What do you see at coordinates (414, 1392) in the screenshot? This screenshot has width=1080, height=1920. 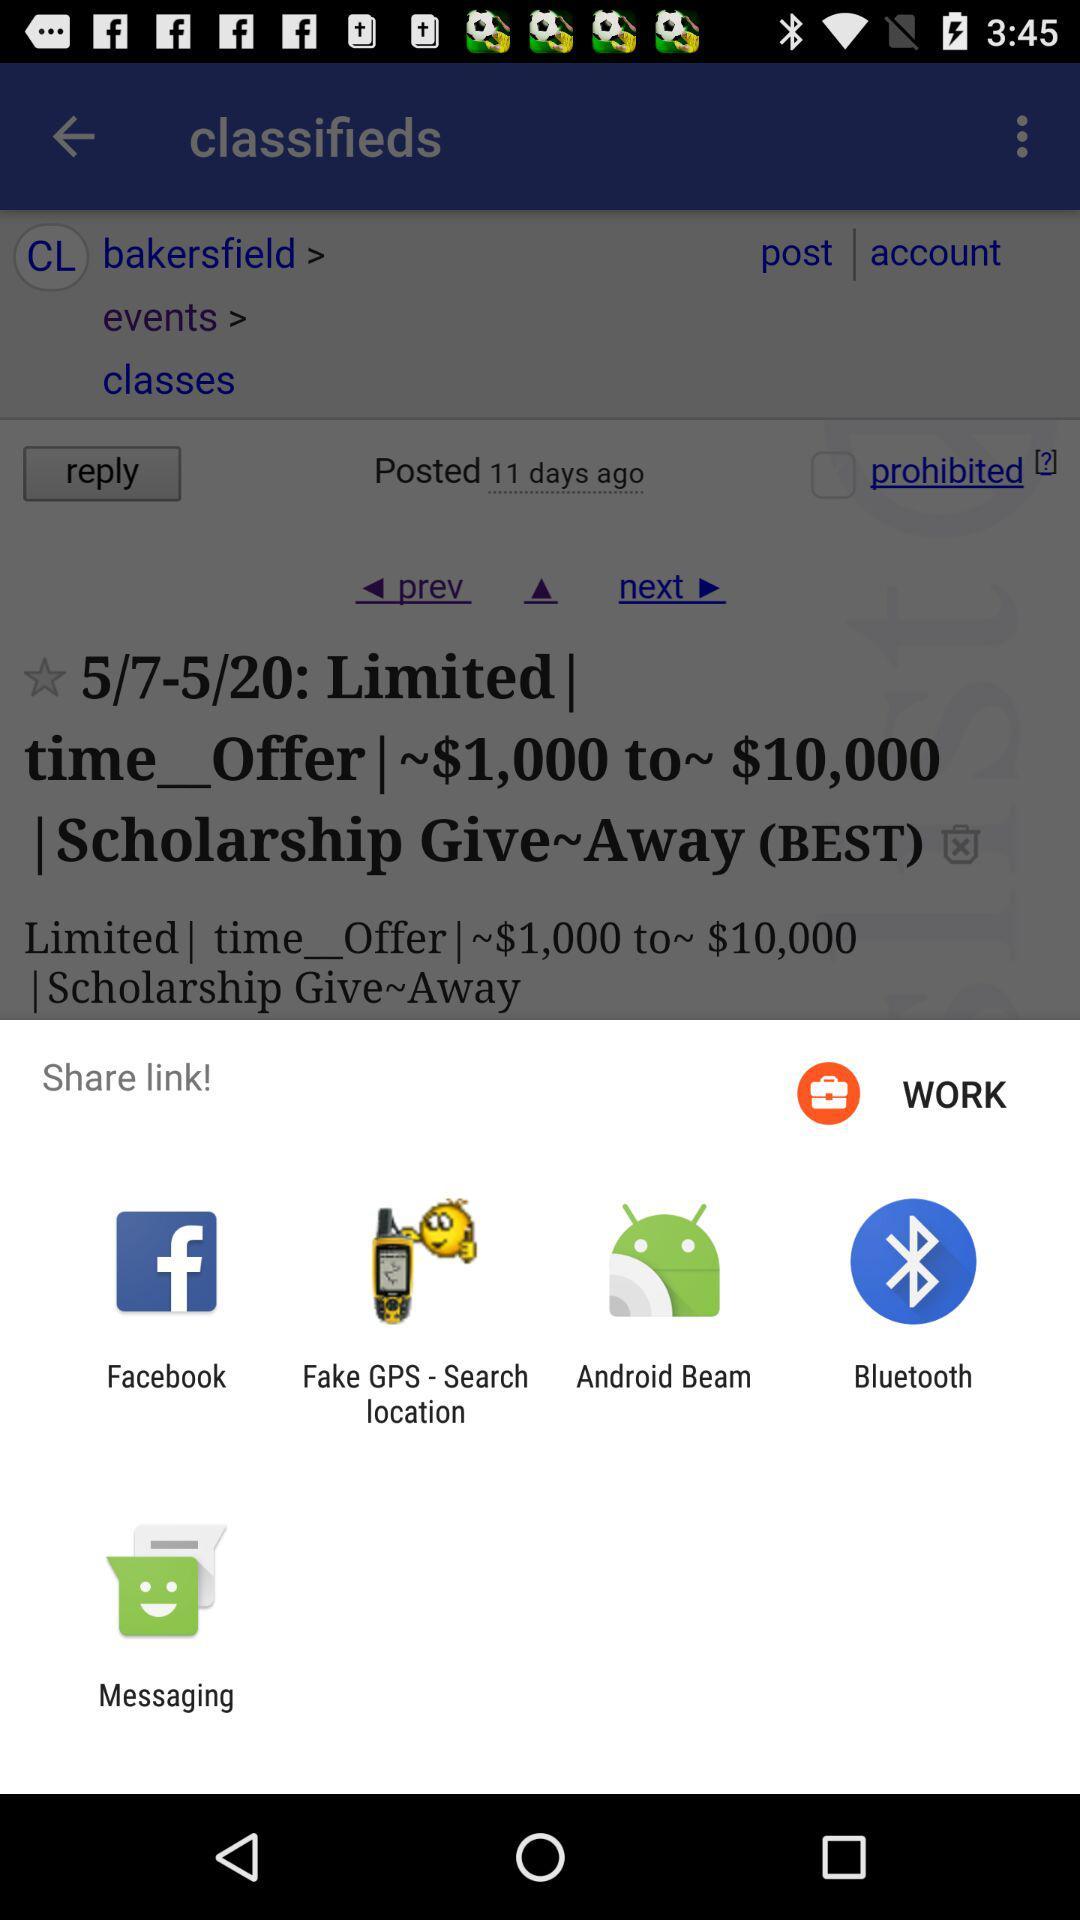 I see `the icon next to facebook item` at bounding box center [414, 1392].